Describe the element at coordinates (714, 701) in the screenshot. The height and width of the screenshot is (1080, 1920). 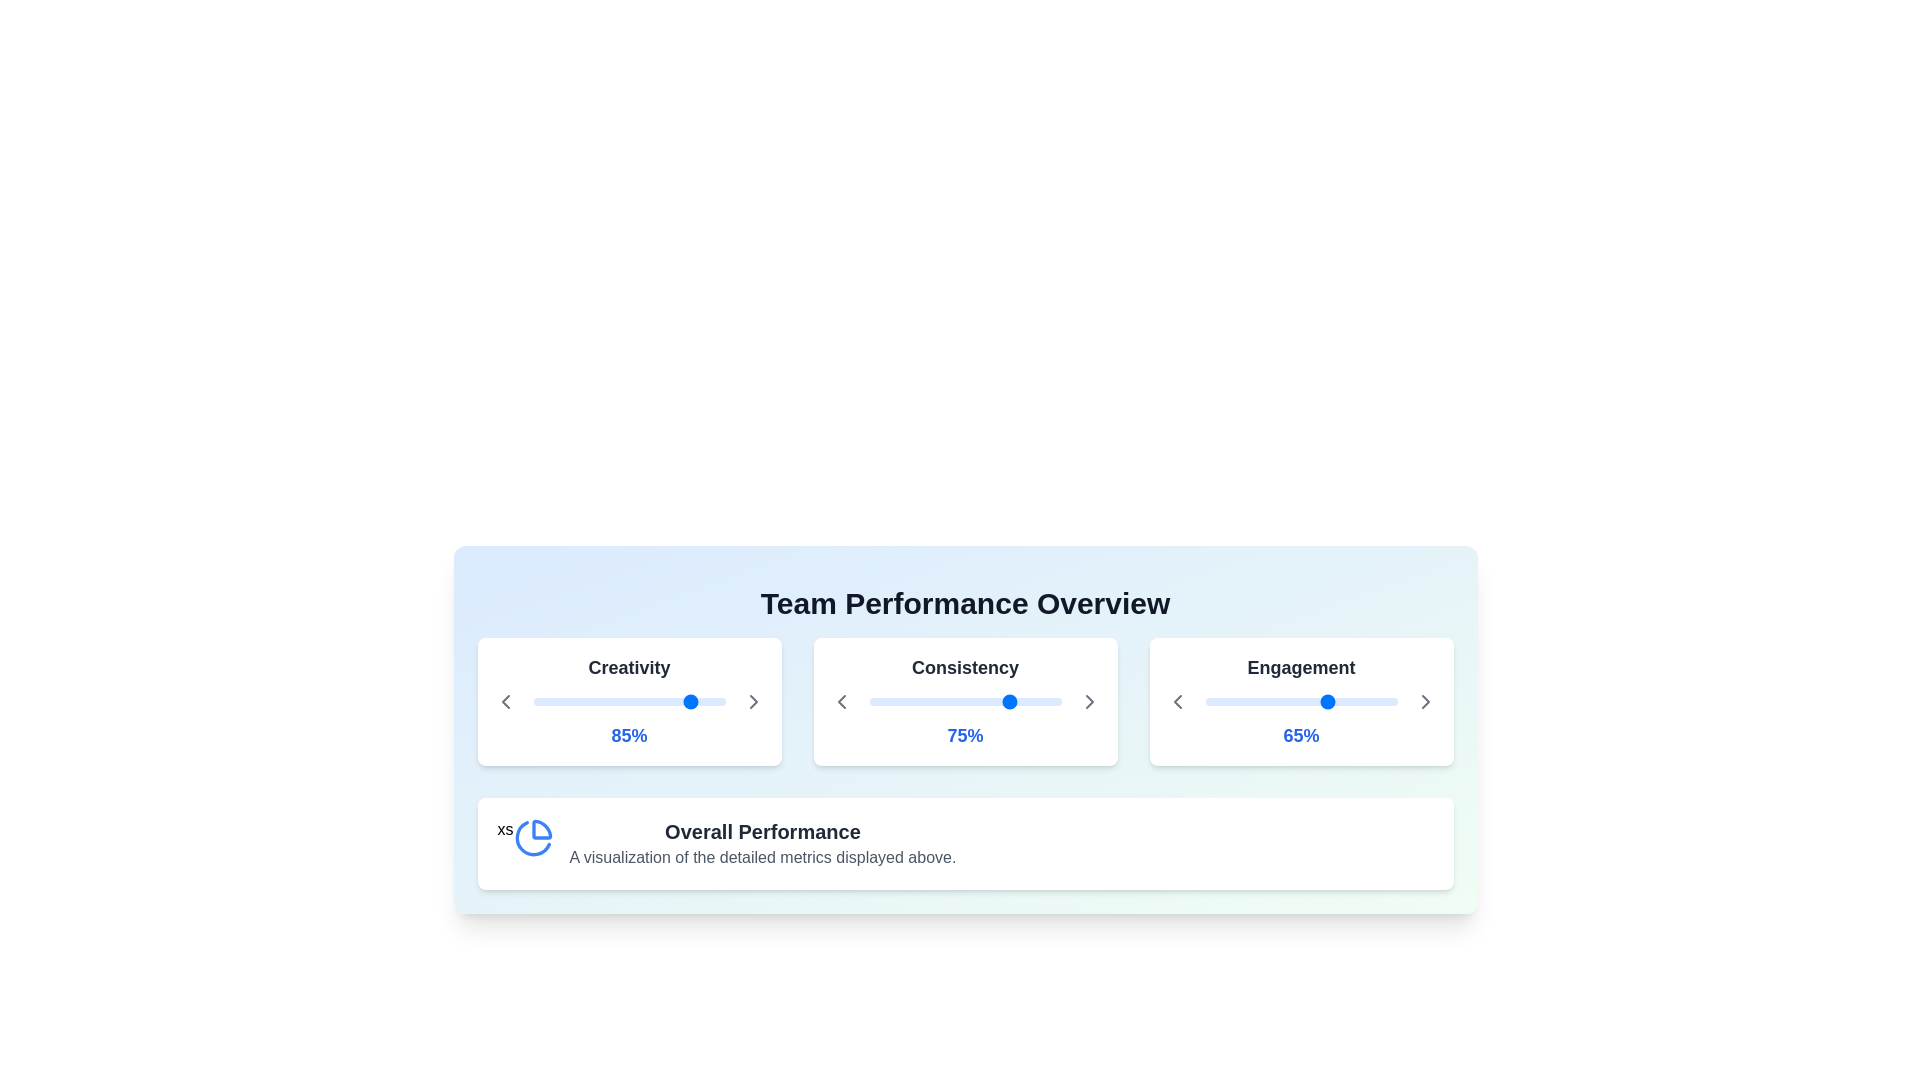
I see `Creativity level` at that location.